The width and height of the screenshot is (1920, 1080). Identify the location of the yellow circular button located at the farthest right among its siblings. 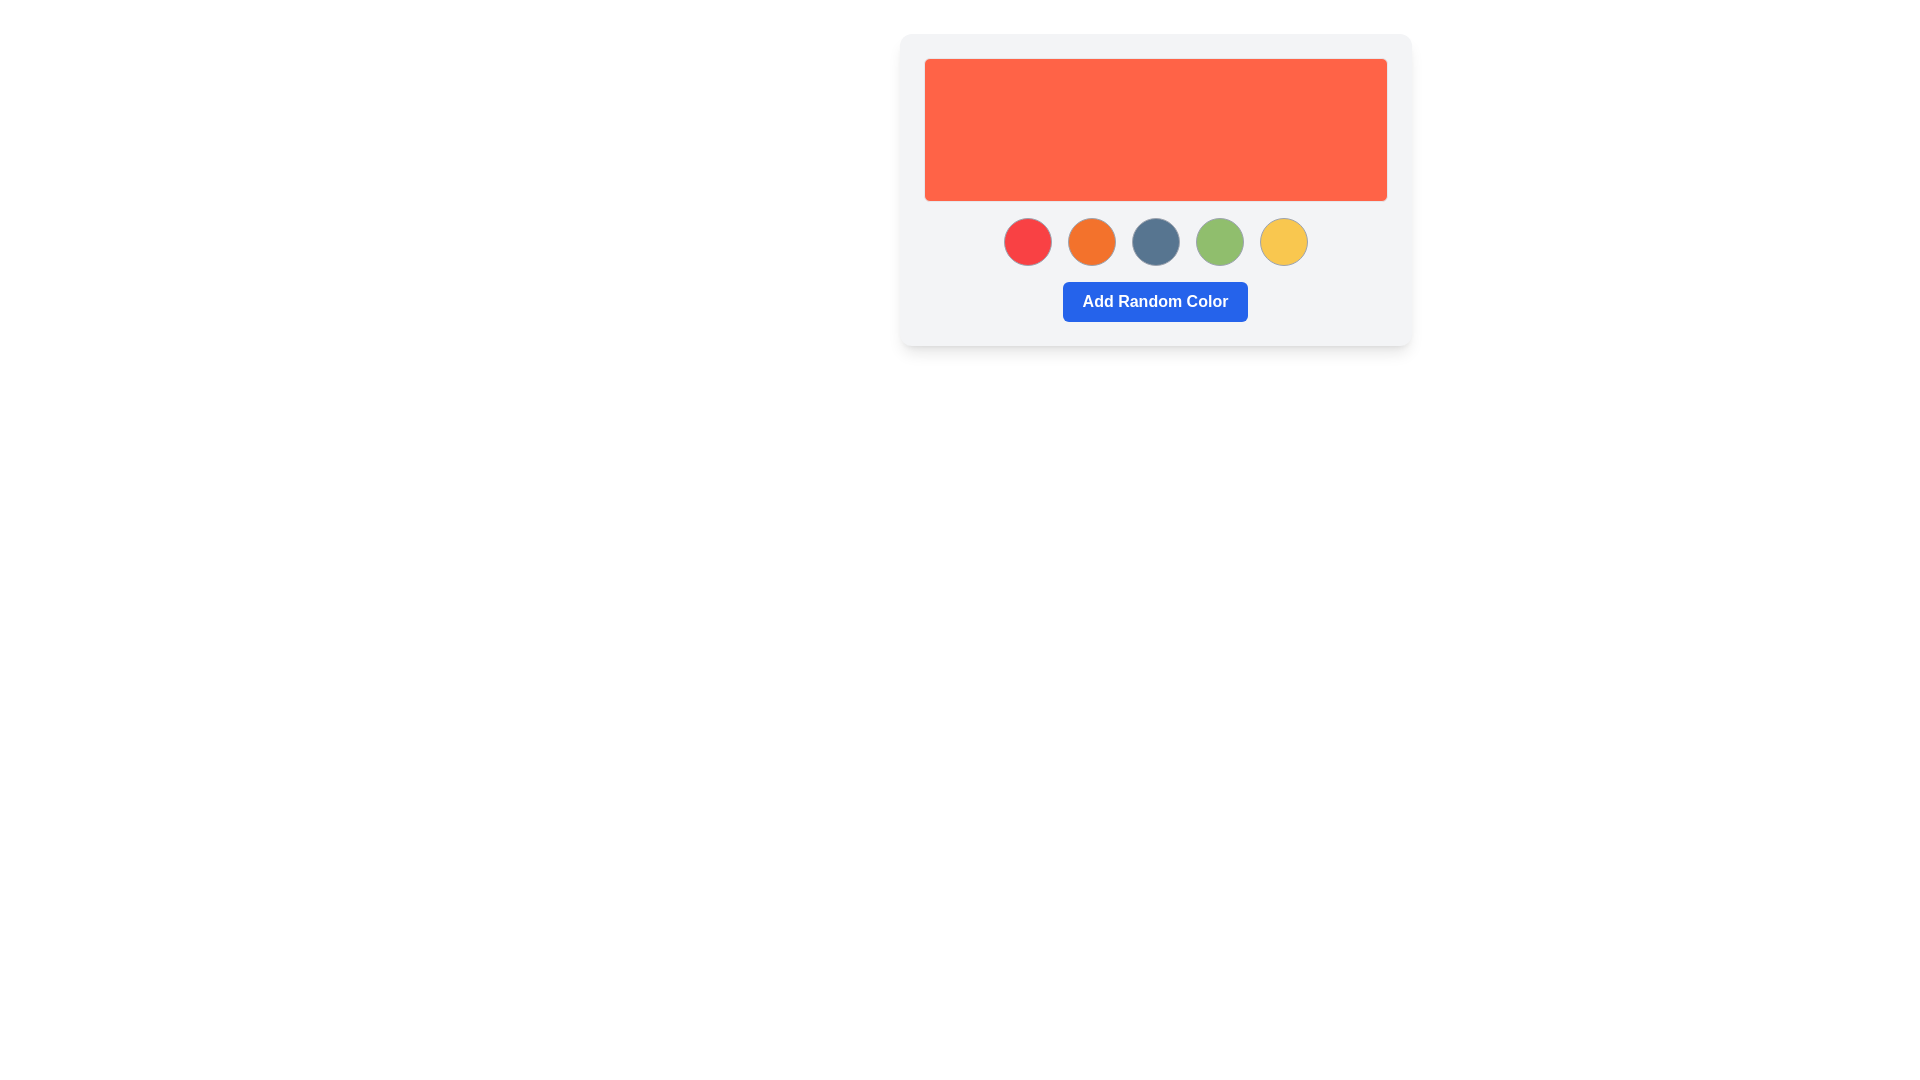
(1283, 241).